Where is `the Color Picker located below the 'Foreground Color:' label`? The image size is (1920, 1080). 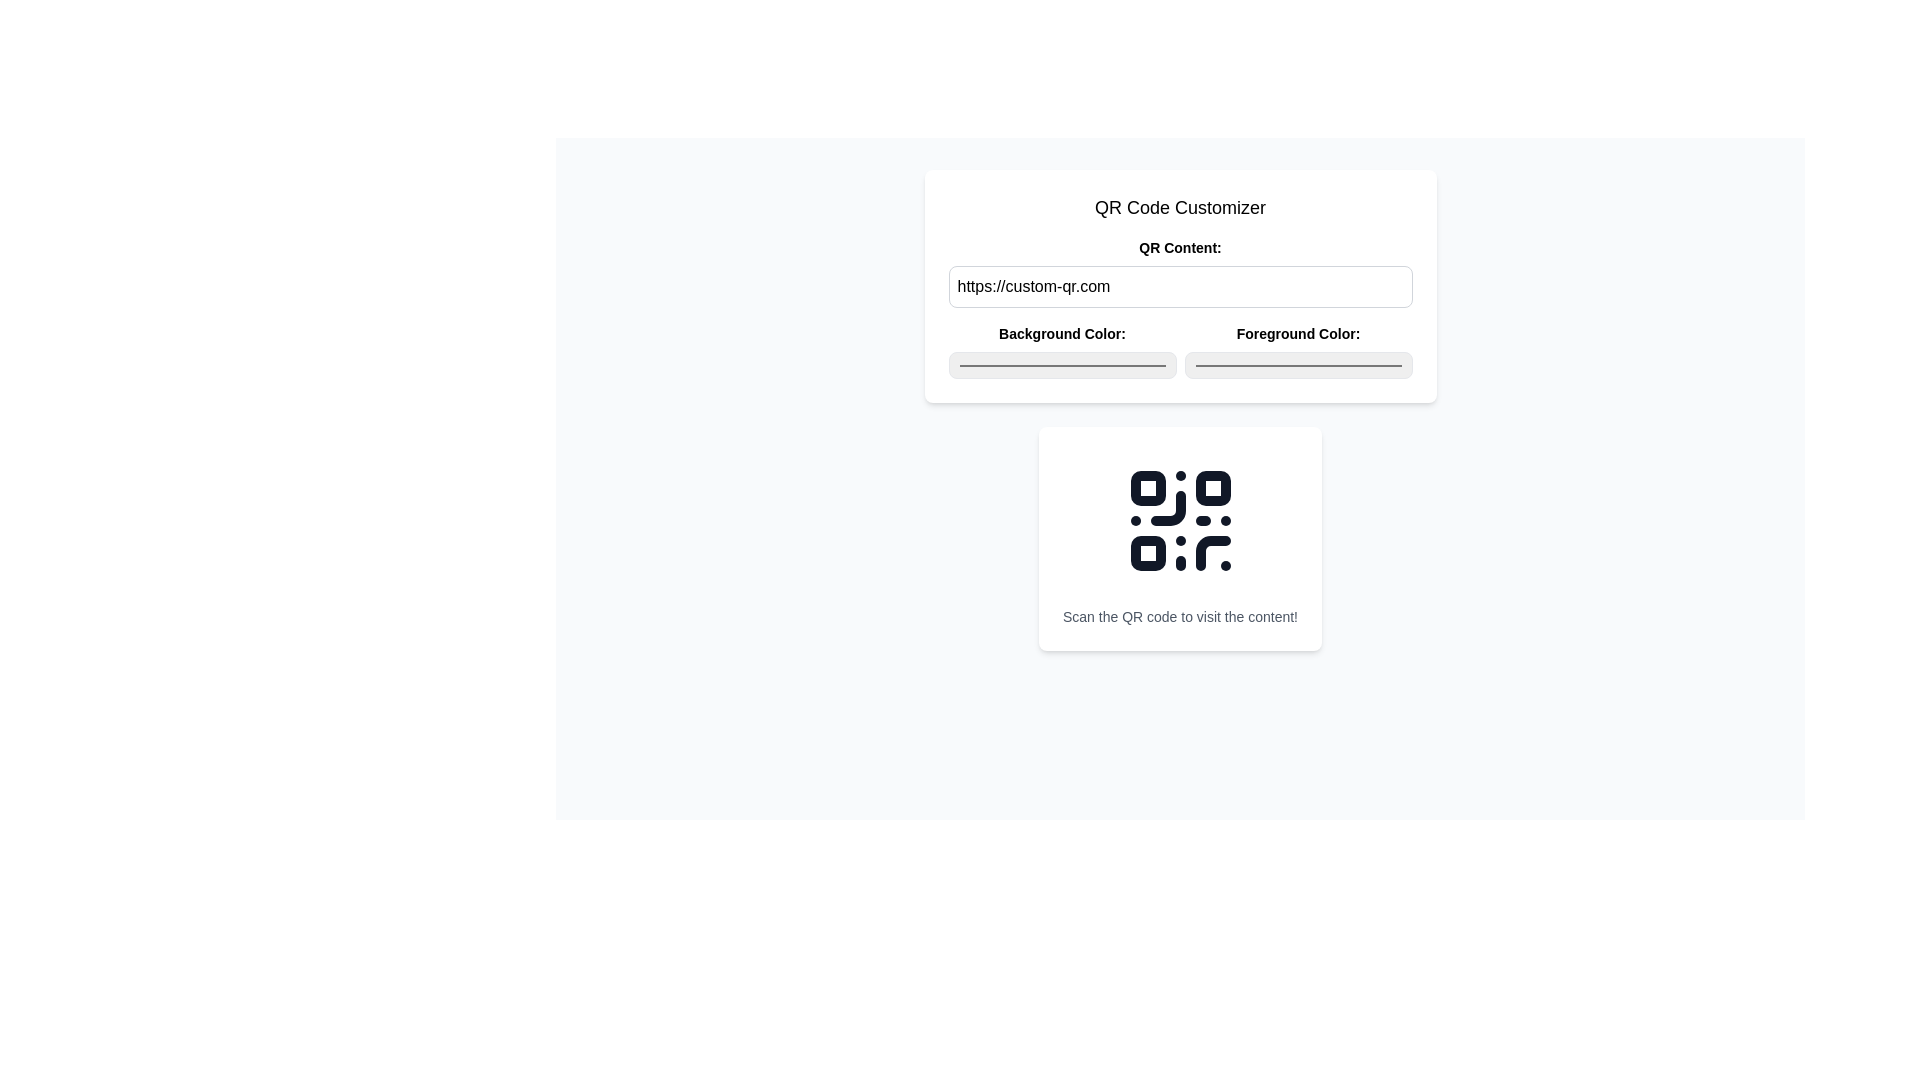
the Color Picker located below the 'Foreground Color:' label is located at coordinates (1298, 365).